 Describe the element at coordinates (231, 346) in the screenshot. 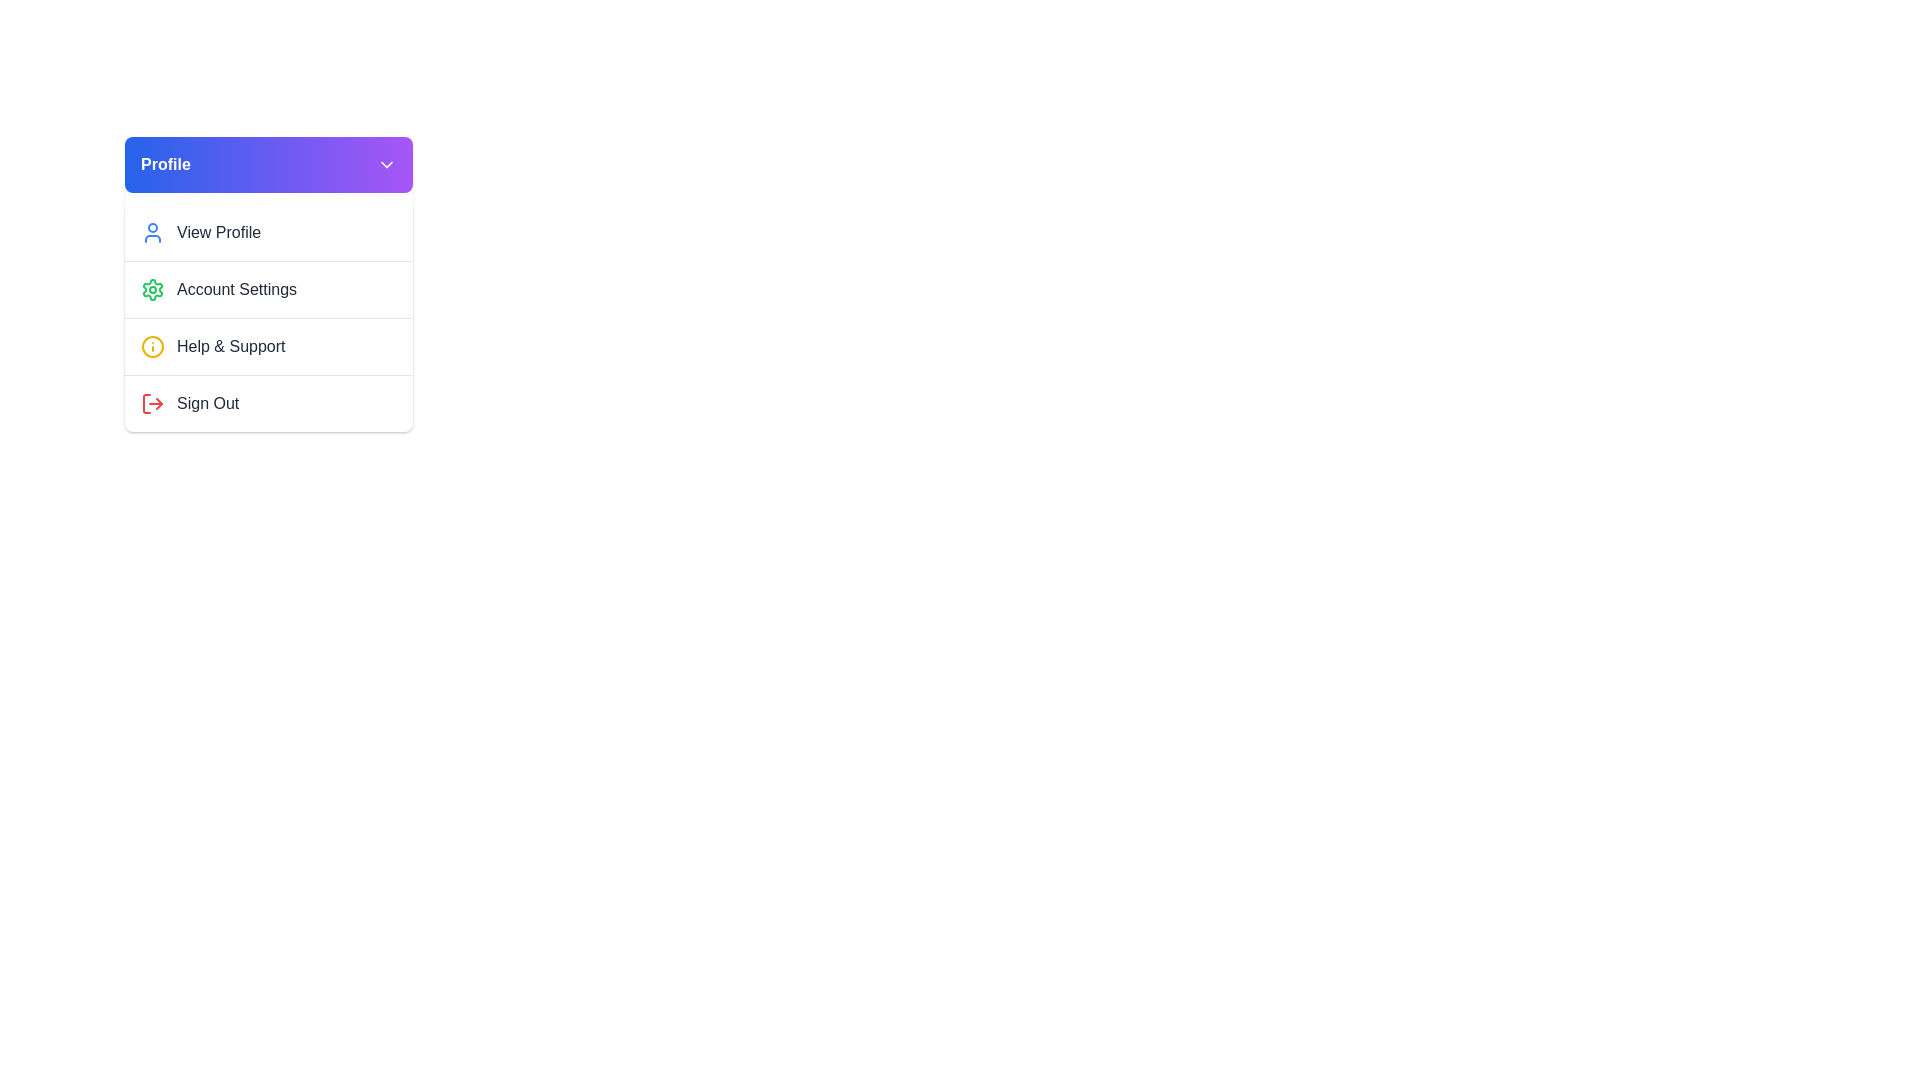

I see `the 'Help & Support' text label located in the 'Profile' dropdown menu` at that location.